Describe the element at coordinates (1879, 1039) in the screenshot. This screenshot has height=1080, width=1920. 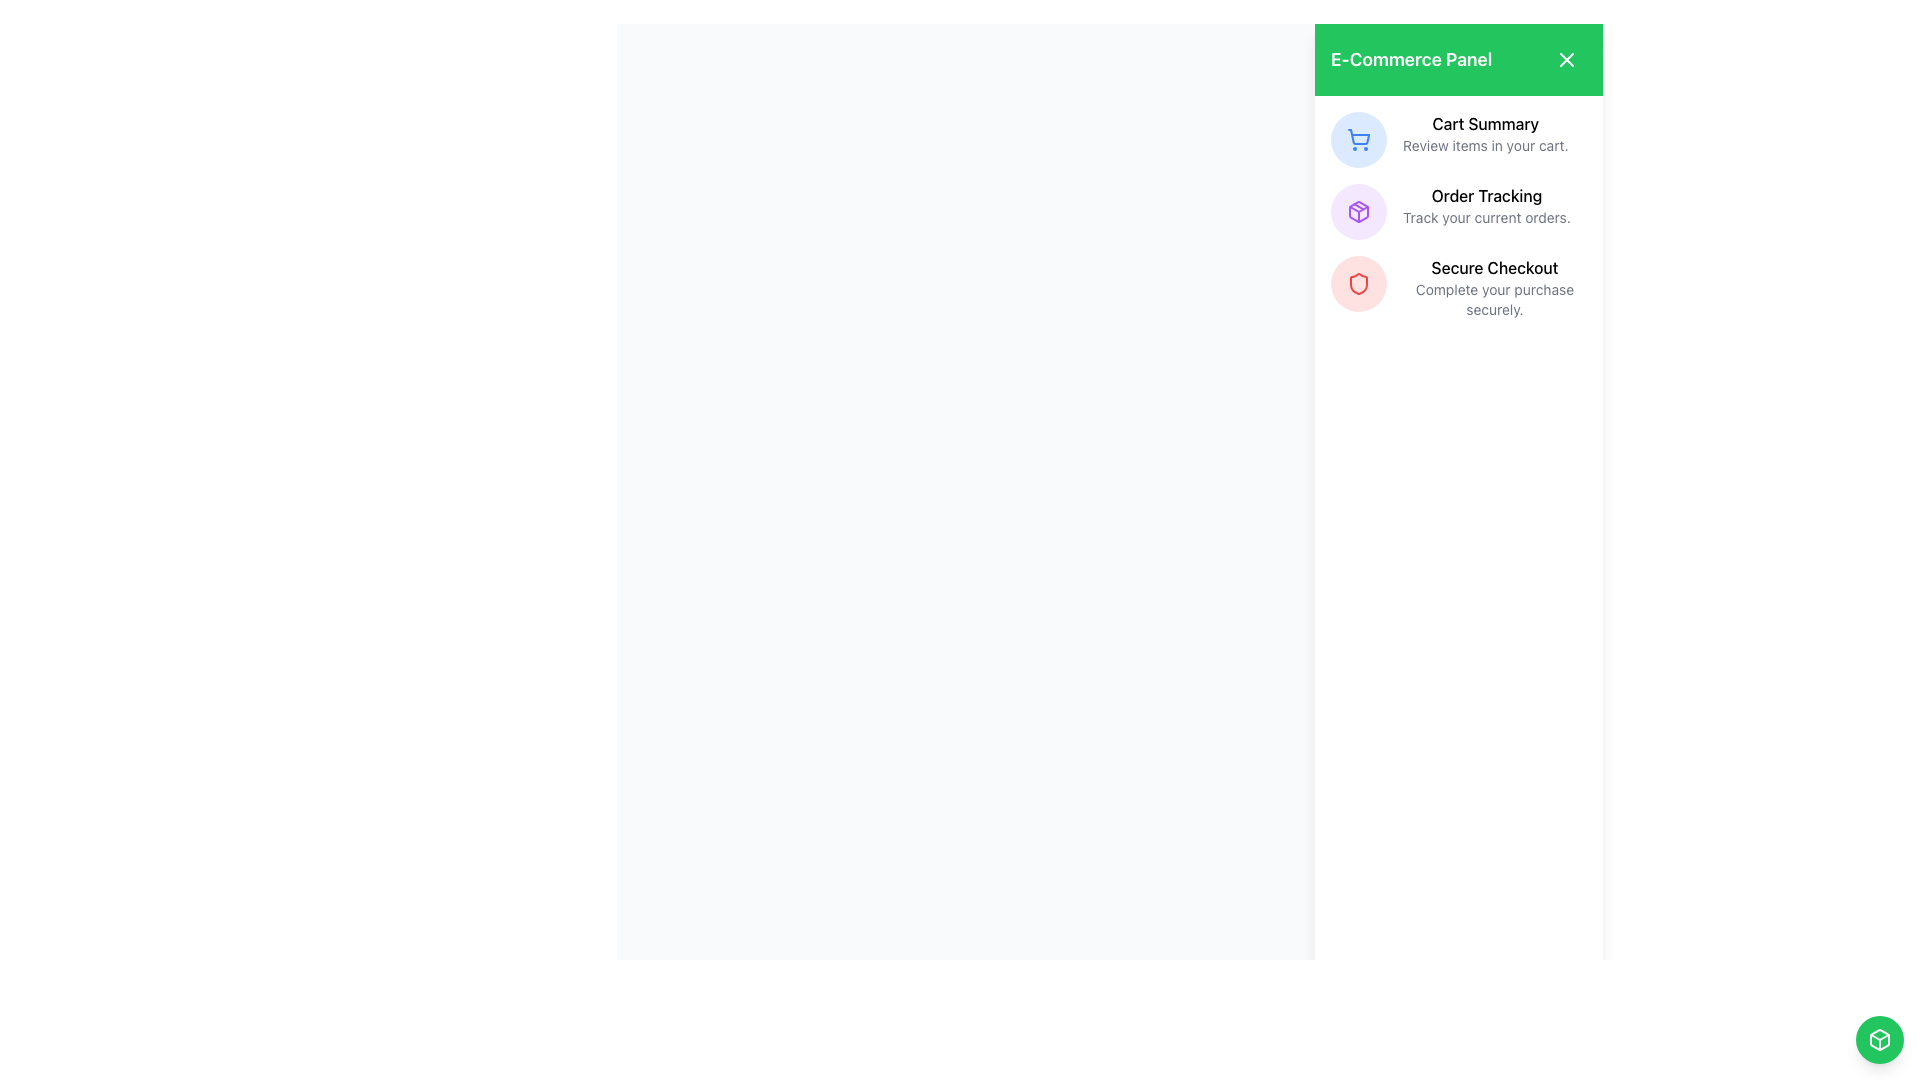
I see `the small box icon styled with thin lines located within the green circular button in the bottom-right corner of the interface` at that location.